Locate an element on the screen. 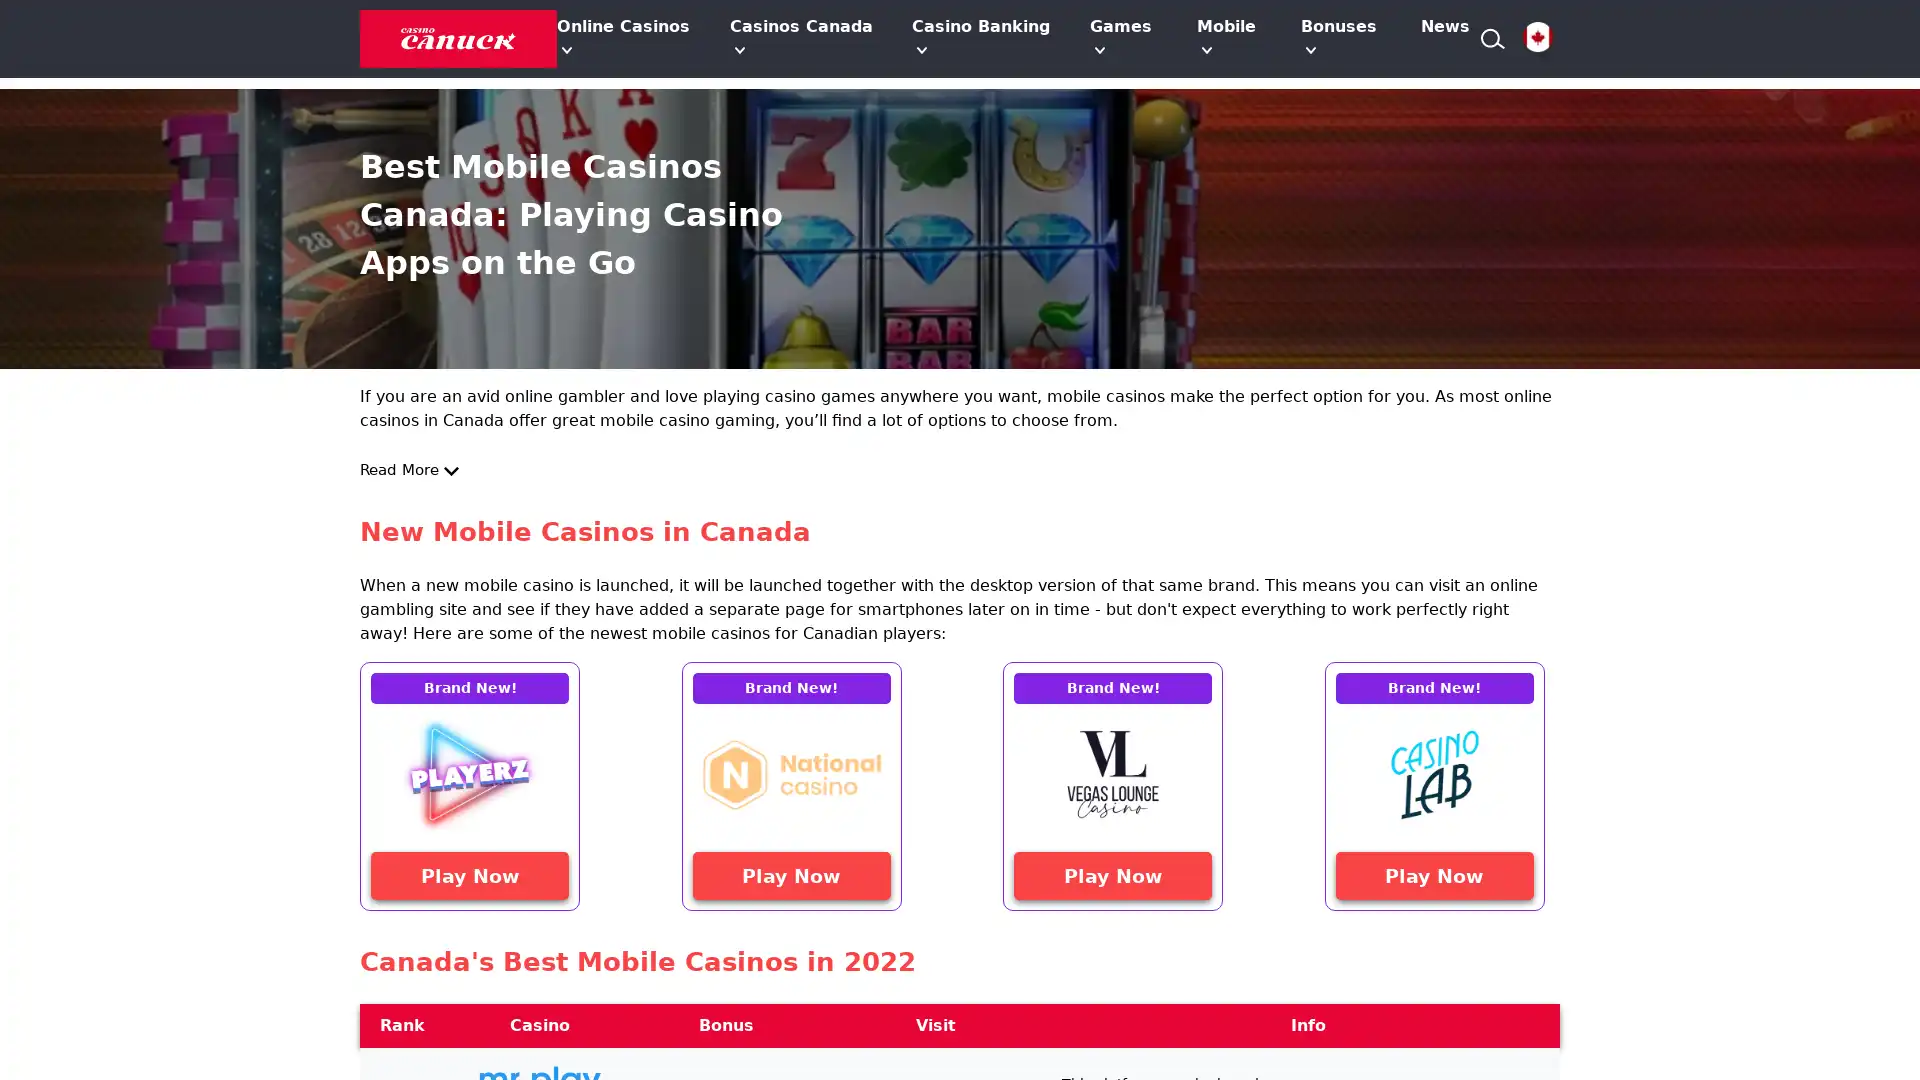  en_CA is located at coordinates (1536, 38).